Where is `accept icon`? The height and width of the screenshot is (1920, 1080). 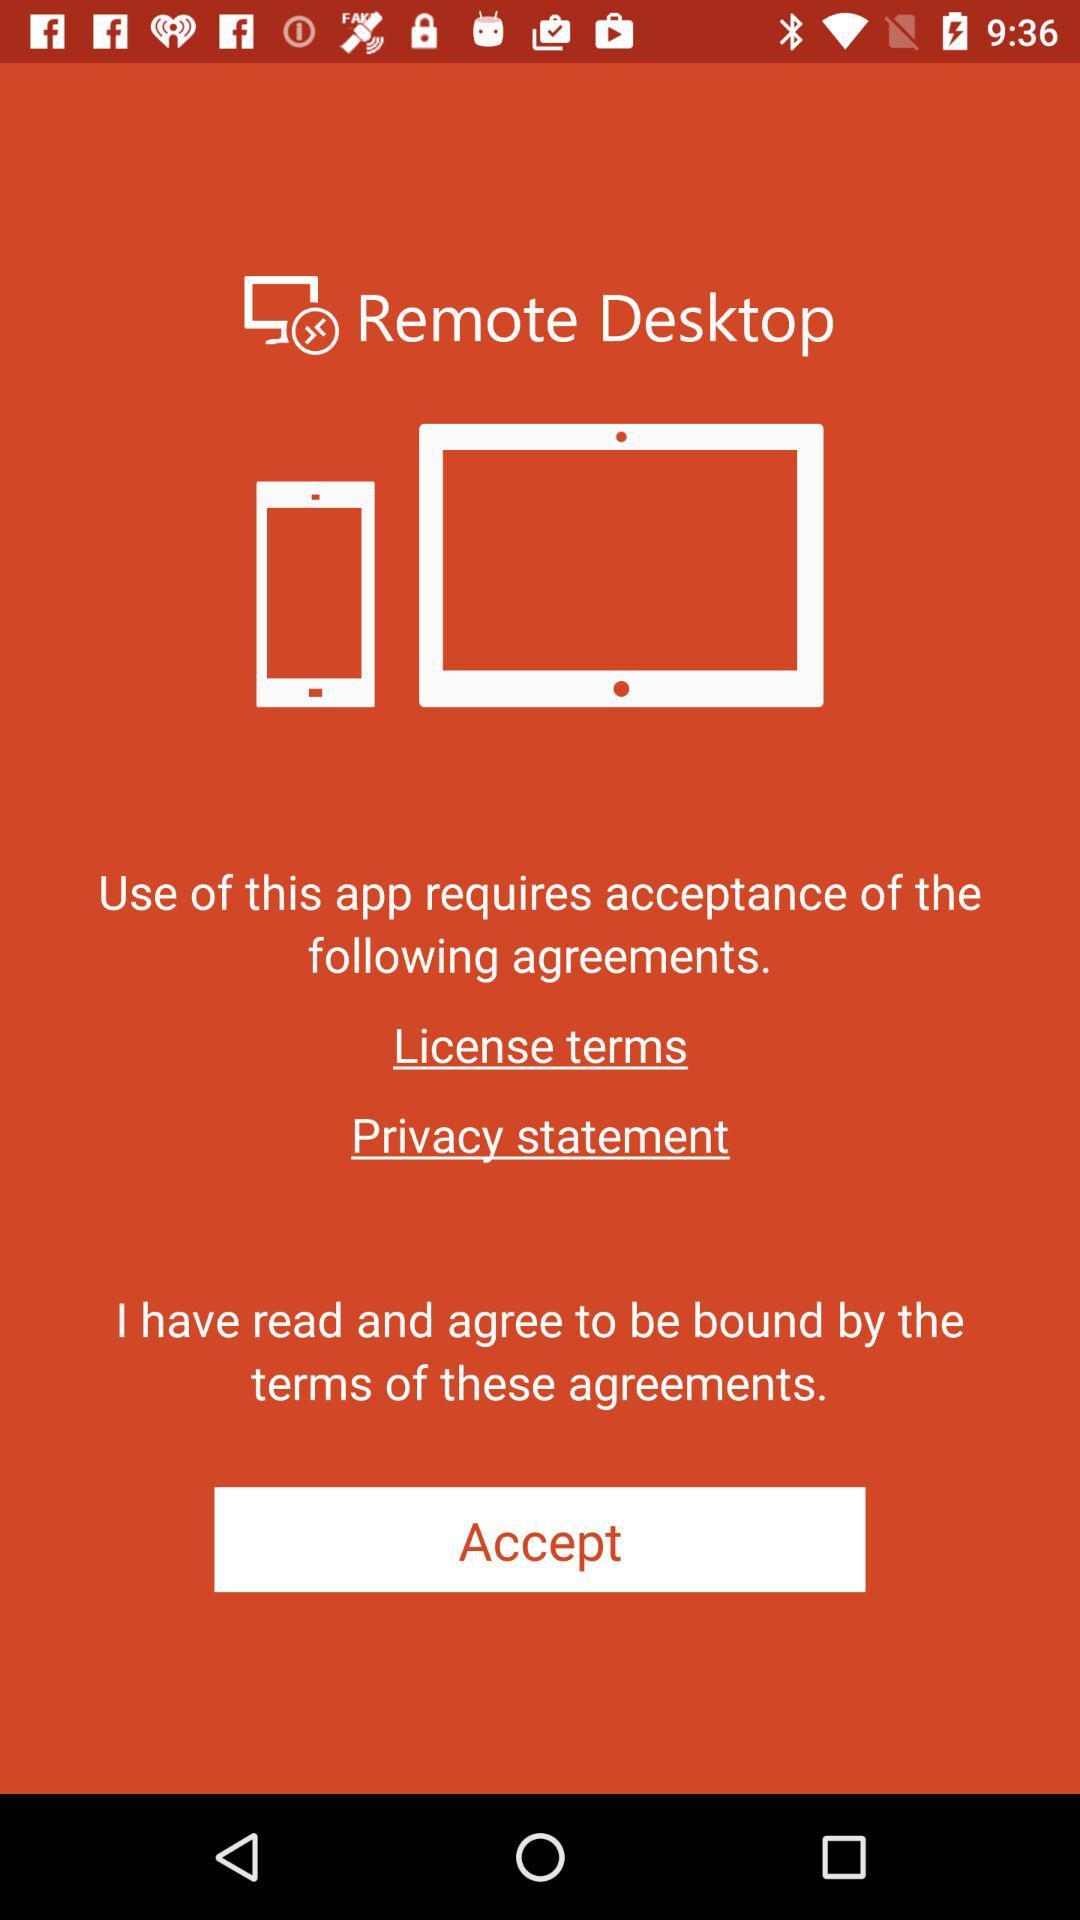
accept icon is located at coordinates (540, 1538).